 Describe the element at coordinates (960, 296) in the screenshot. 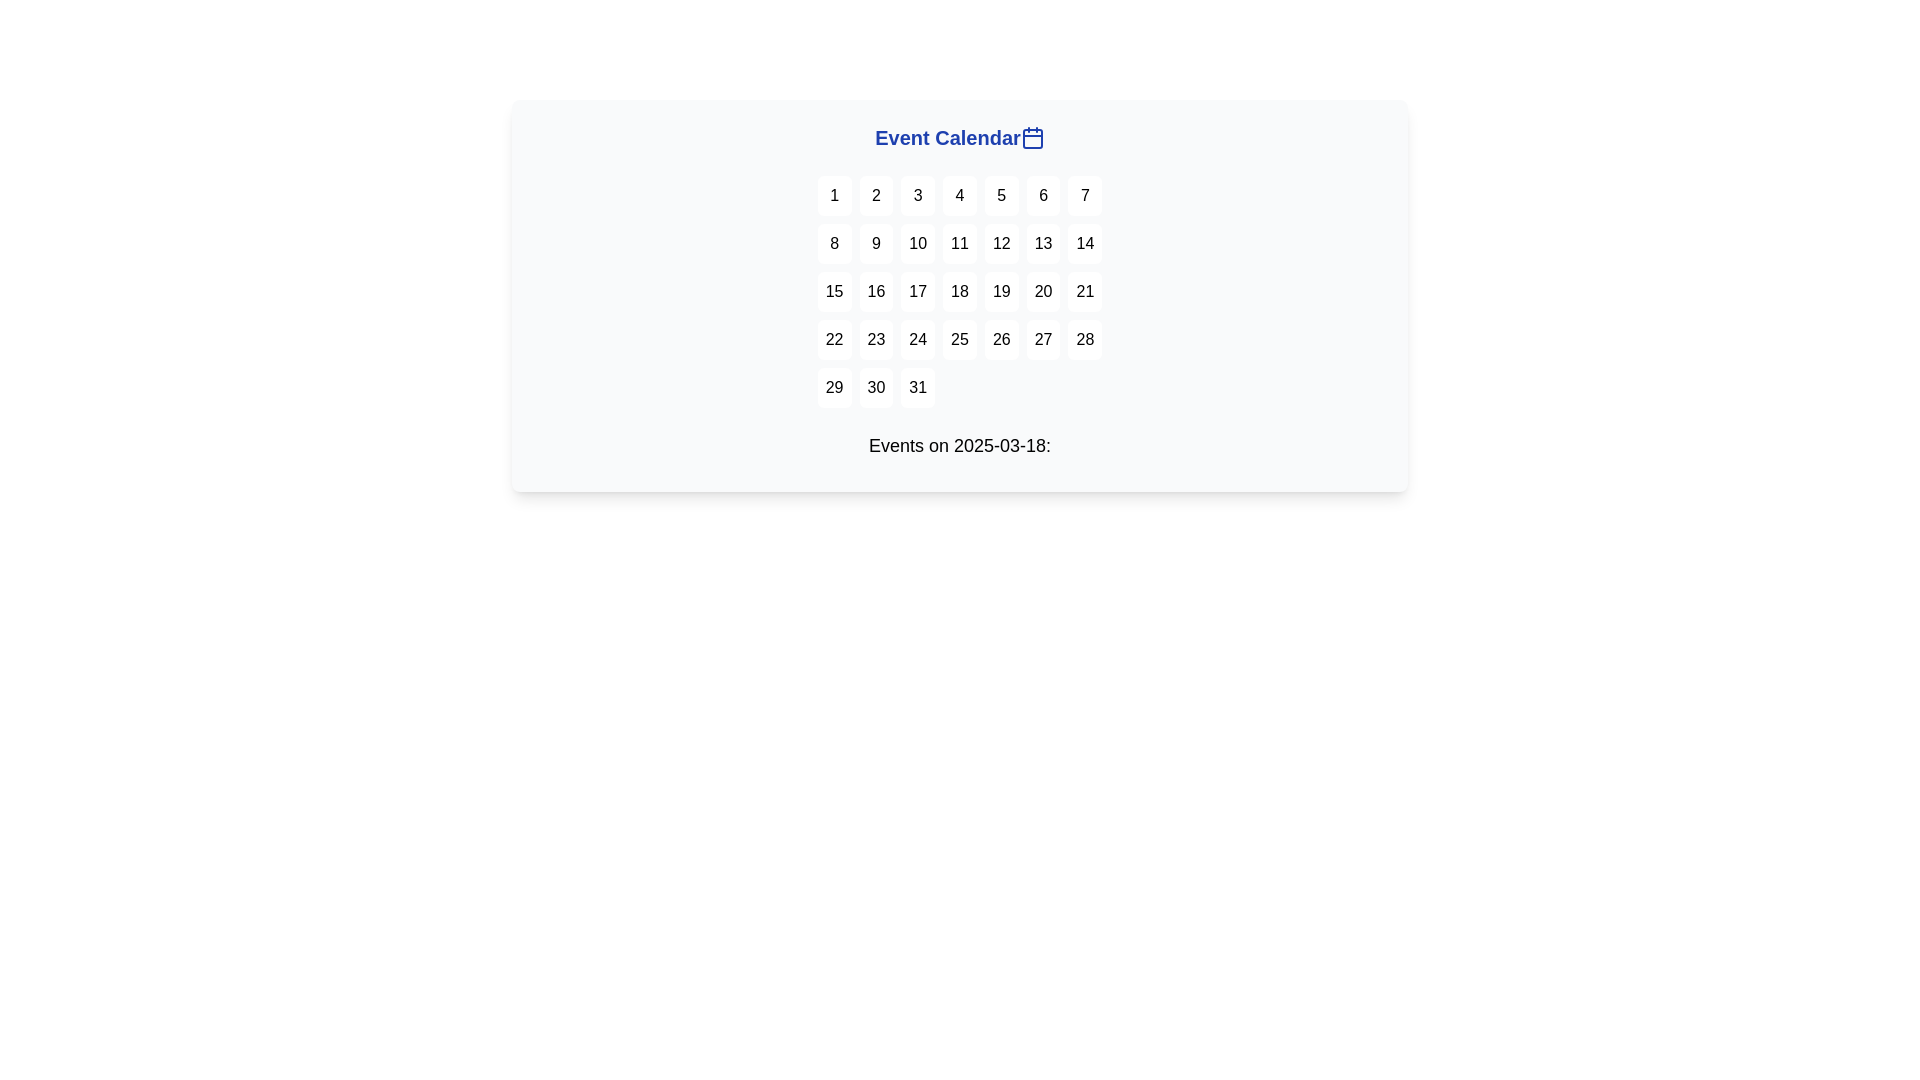

I see `the date button in the Interactive calendar grid widget` at that location.